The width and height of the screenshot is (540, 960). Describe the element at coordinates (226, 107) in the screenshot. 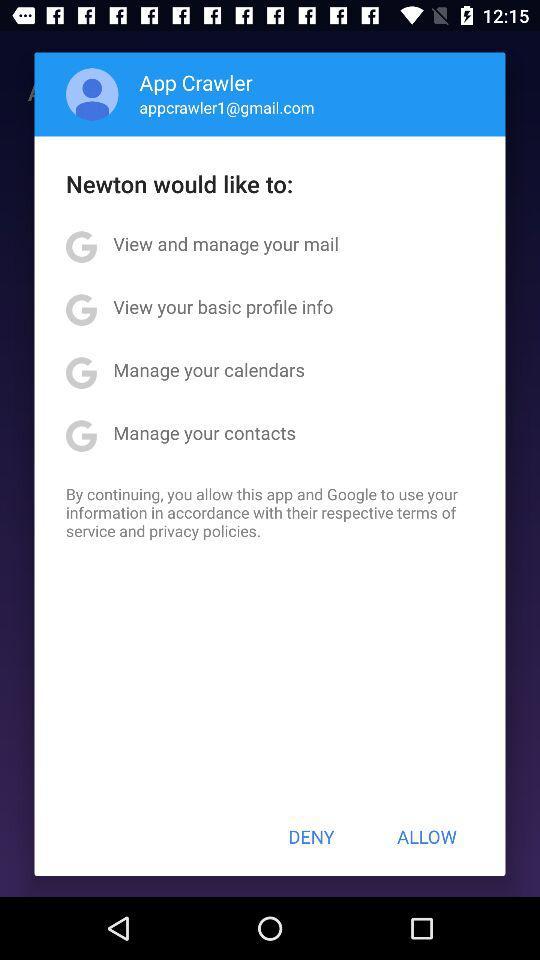

I see `item below the app crawler` at that location.